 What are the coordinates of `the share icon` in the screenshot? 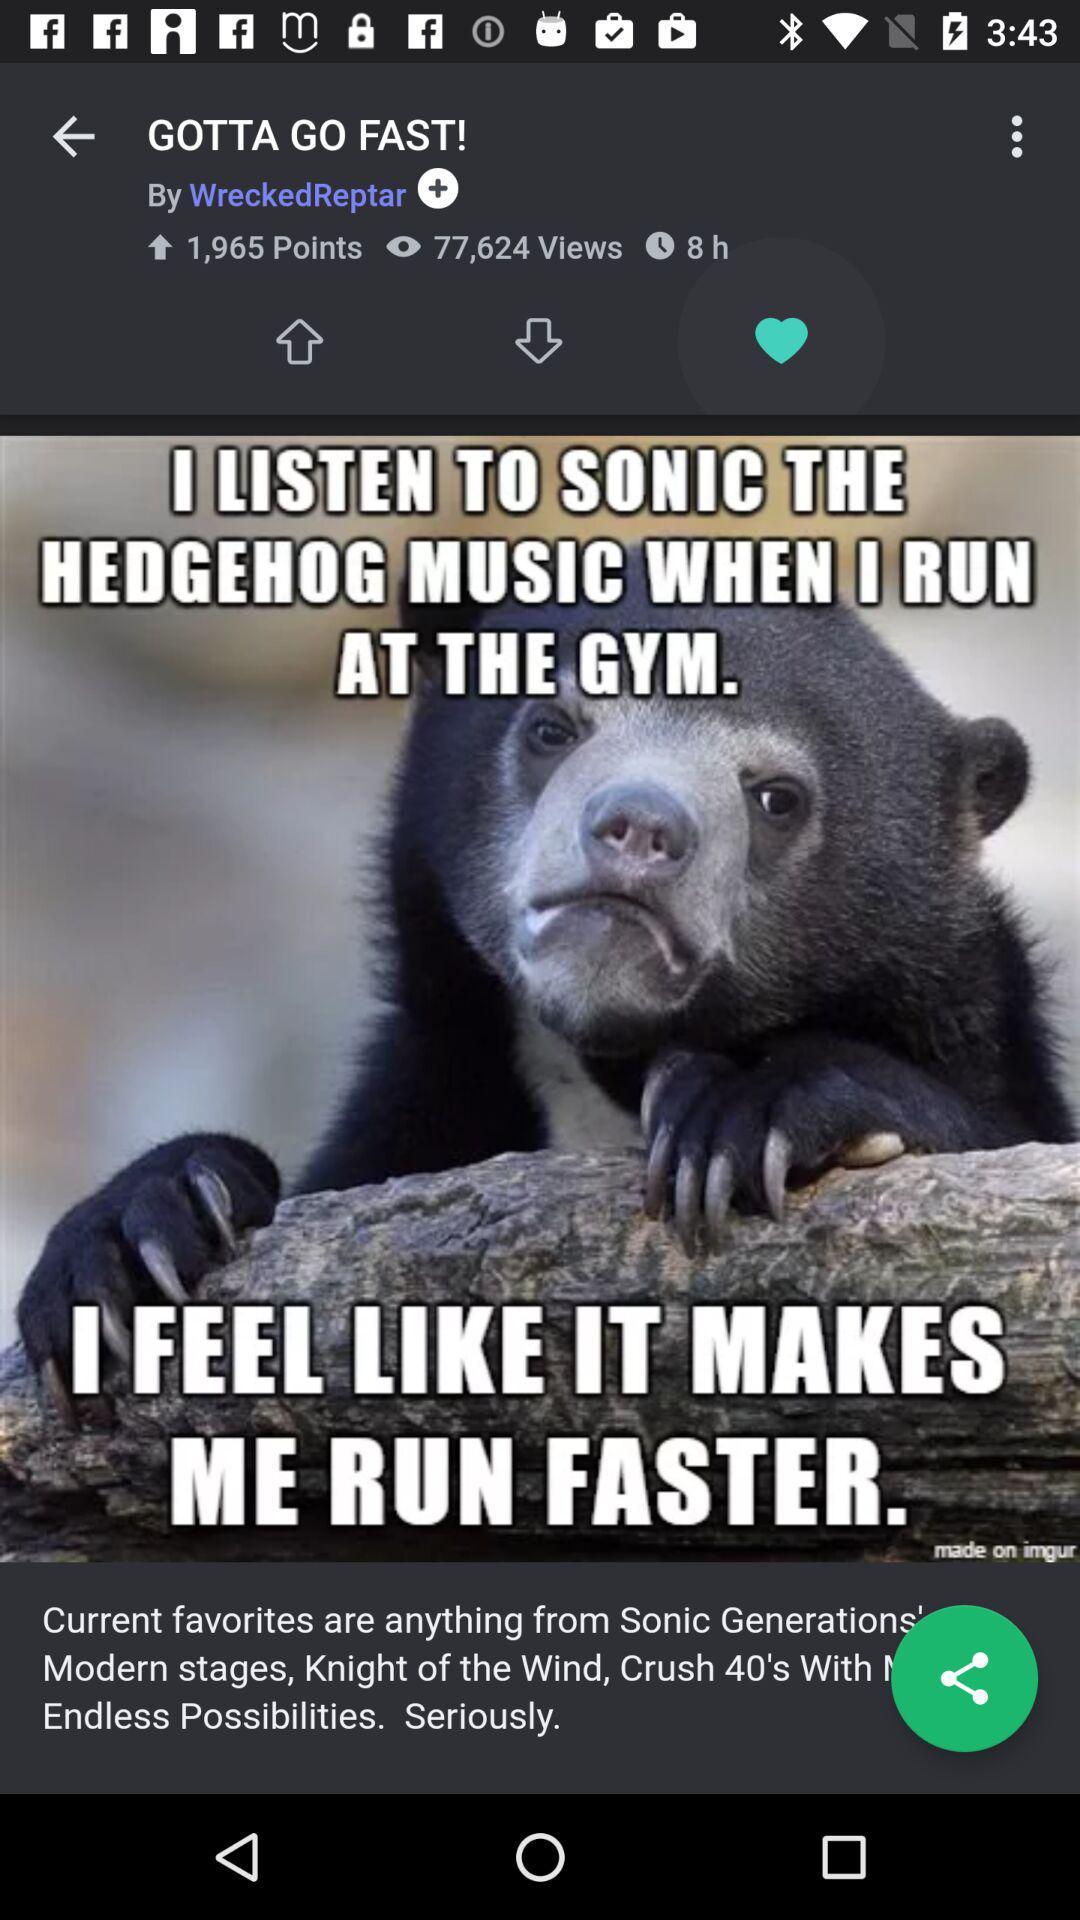 It's located at (963, 1678).